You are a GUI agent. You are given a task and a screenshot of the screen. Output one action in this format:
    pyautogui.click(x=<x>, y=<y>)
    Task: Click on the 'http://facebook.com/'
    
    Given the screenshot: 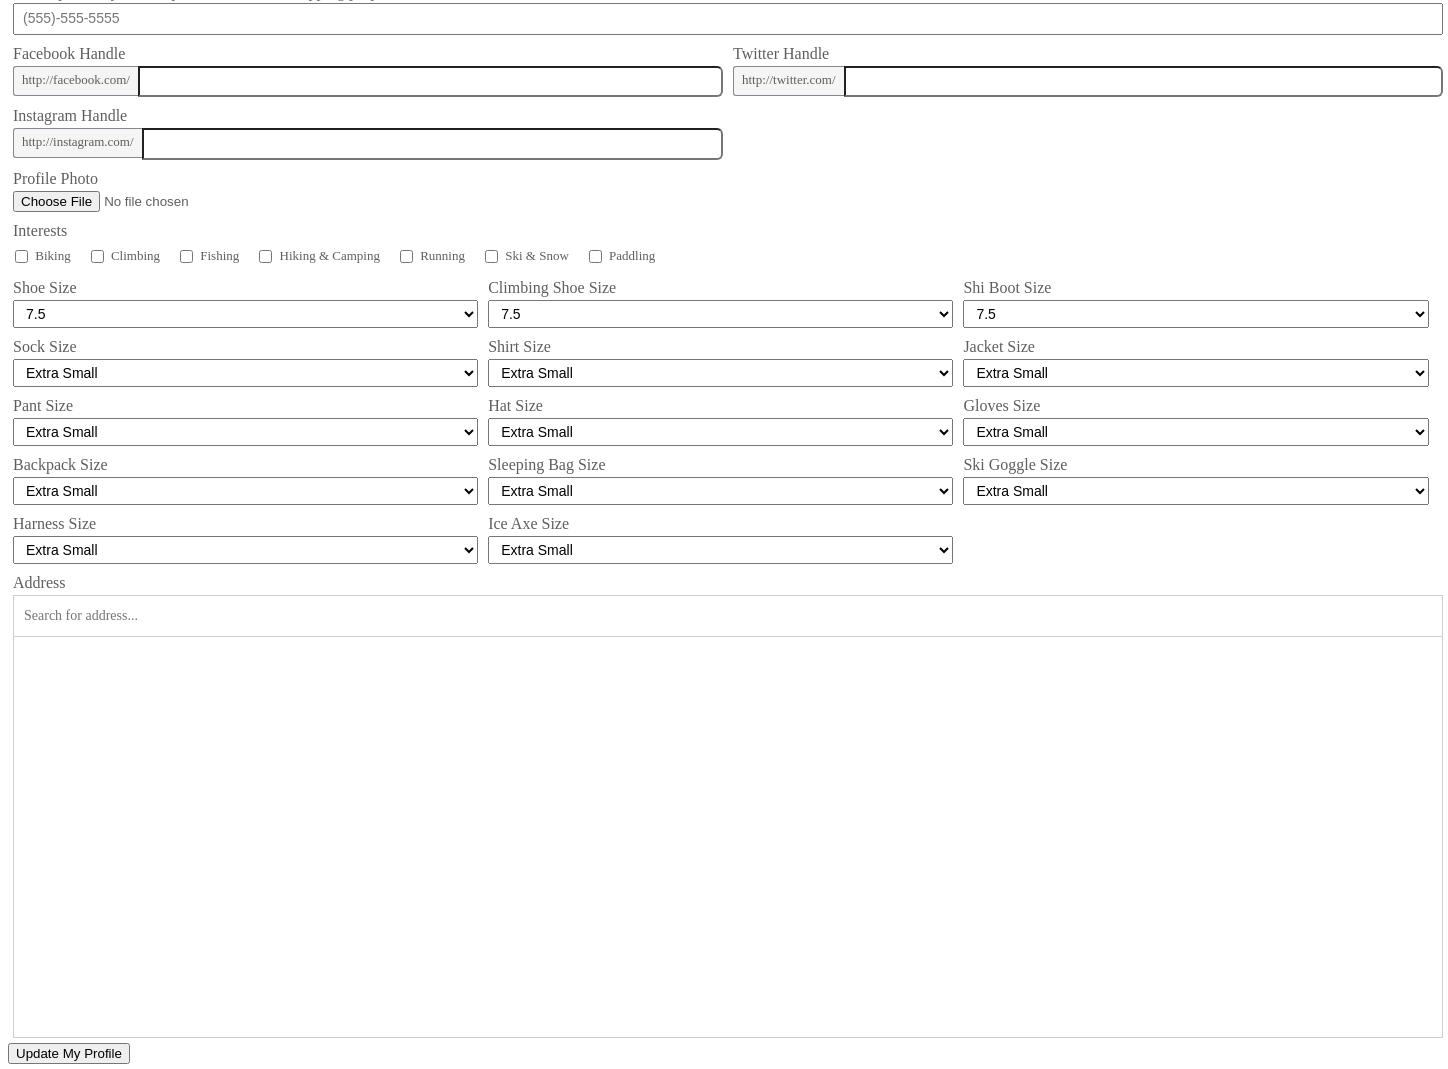 What is the action you would take?
    pyautogui.click(x=75, y=77)
    